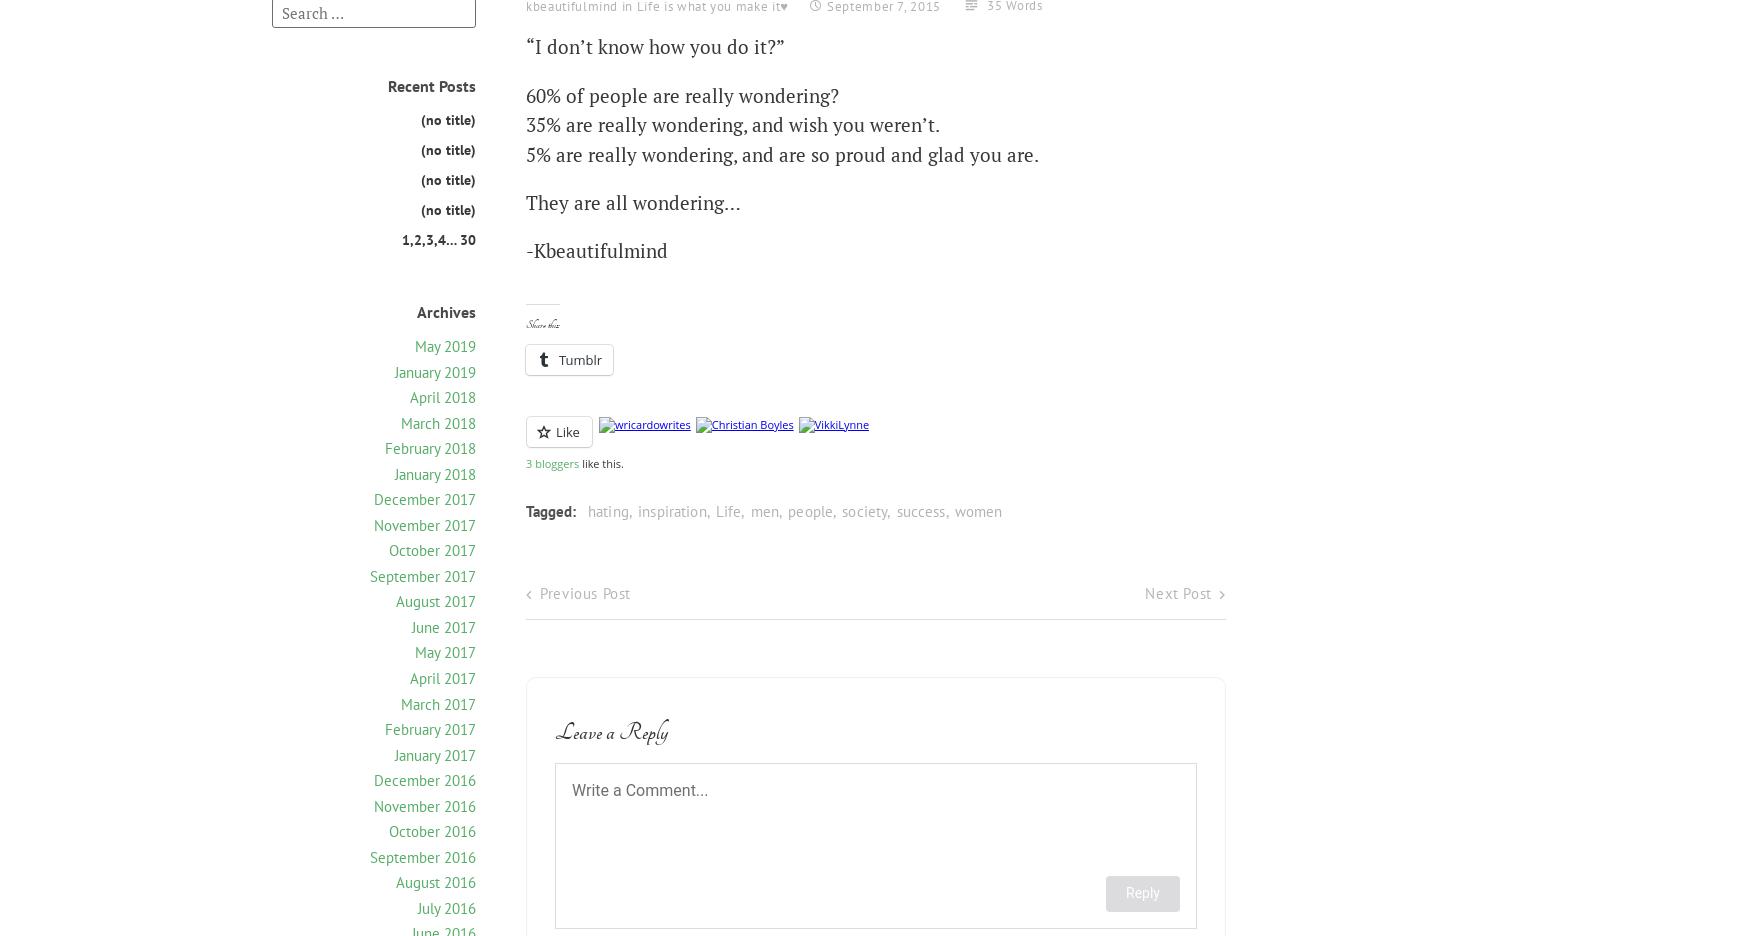 The height and width of the screenshot is (936, 1752). Describe the element at coordinates (408, 677) in the screenshot. I see `'April 2017'` at that location.